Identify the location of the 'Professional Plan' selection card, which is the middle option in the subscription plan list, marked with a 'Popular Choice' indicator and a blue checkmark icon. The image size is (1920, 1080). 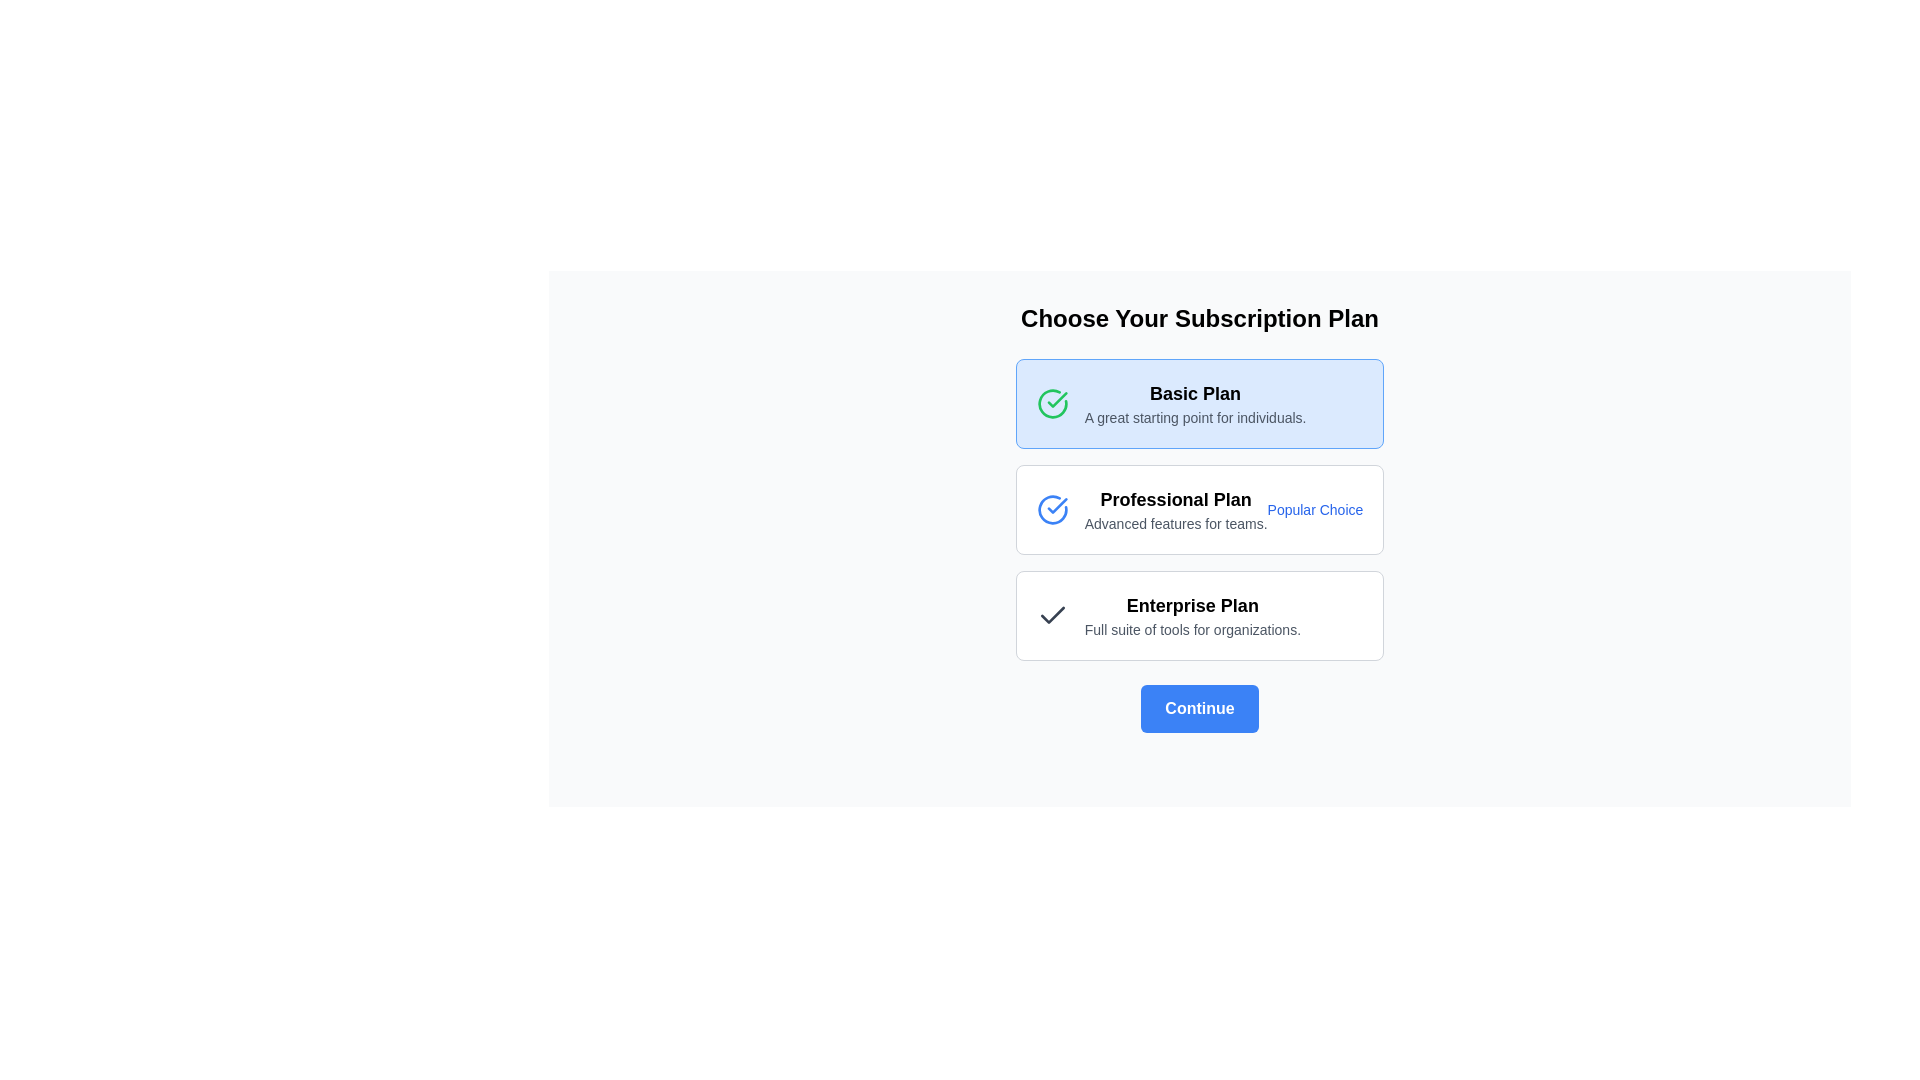
(1200, 508).